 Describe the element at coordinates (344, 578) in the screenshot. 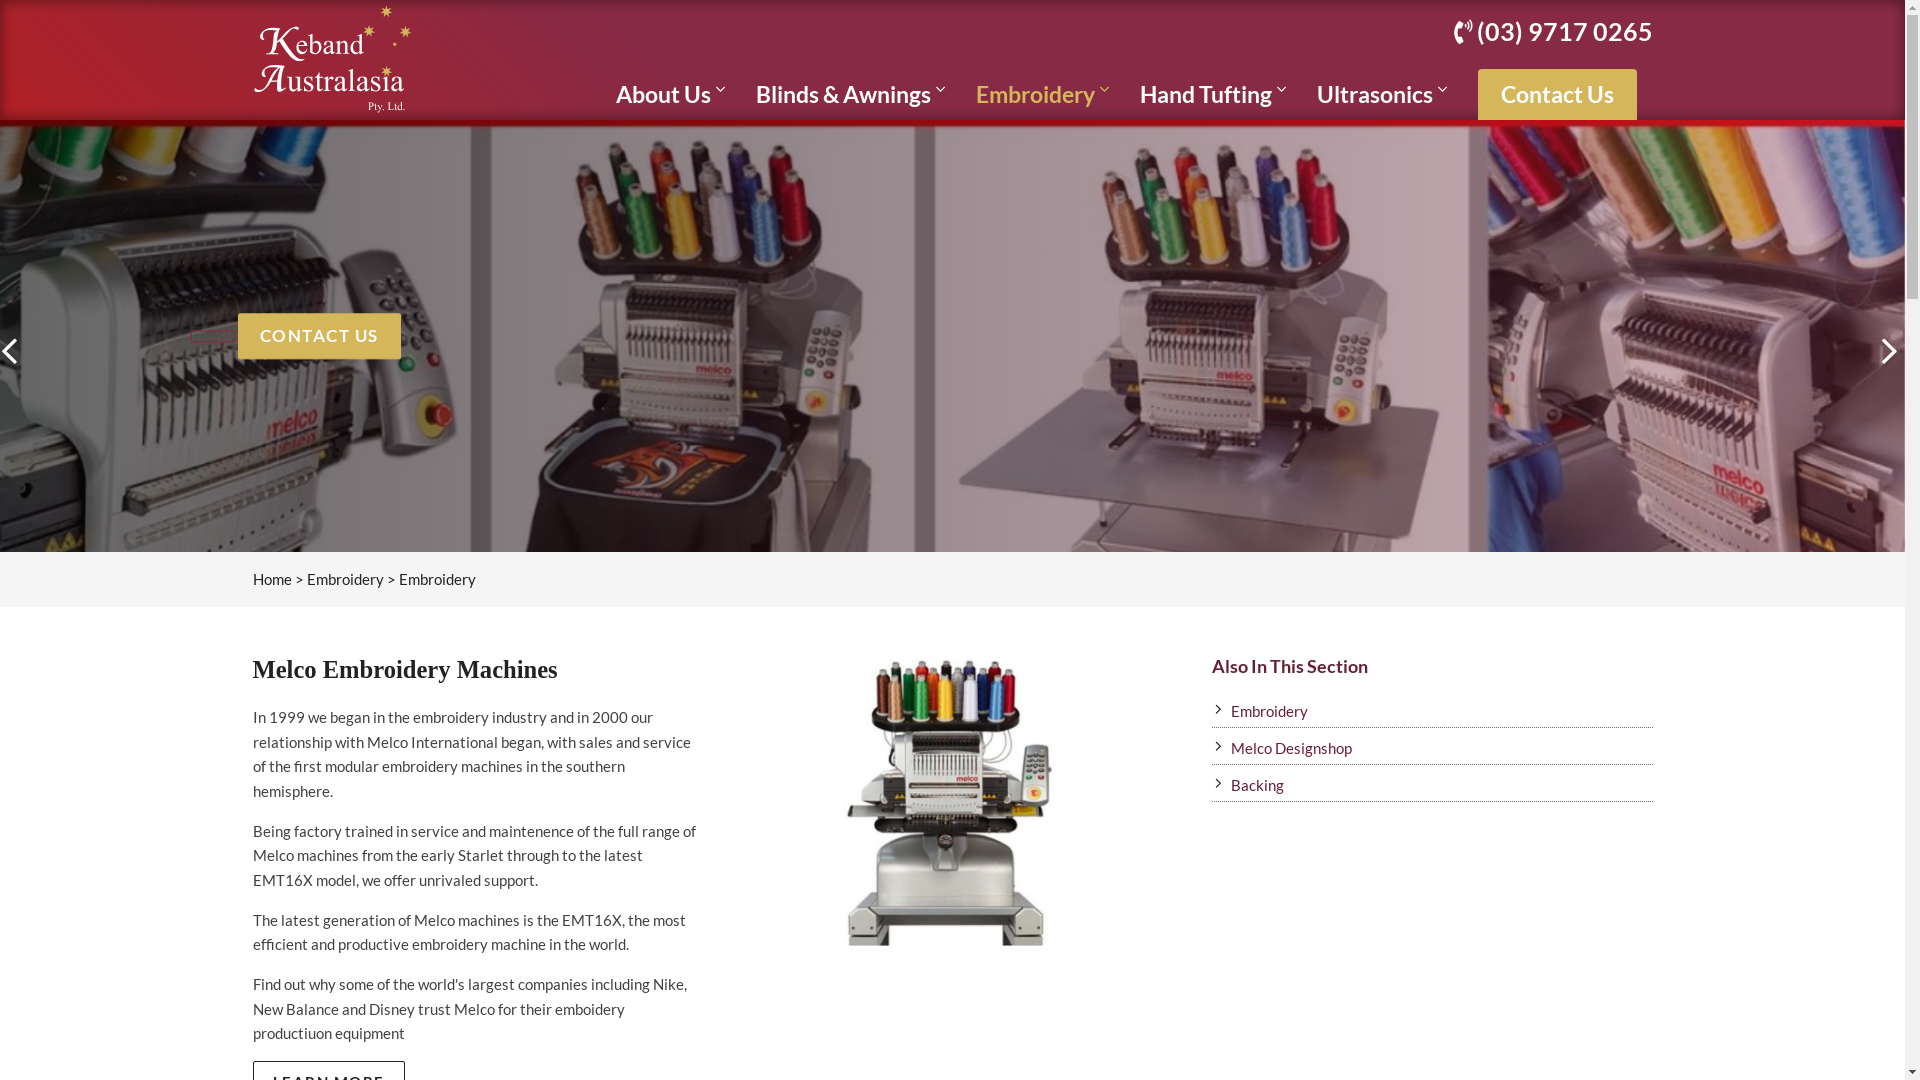

I see `'Embroidery'` at that location.